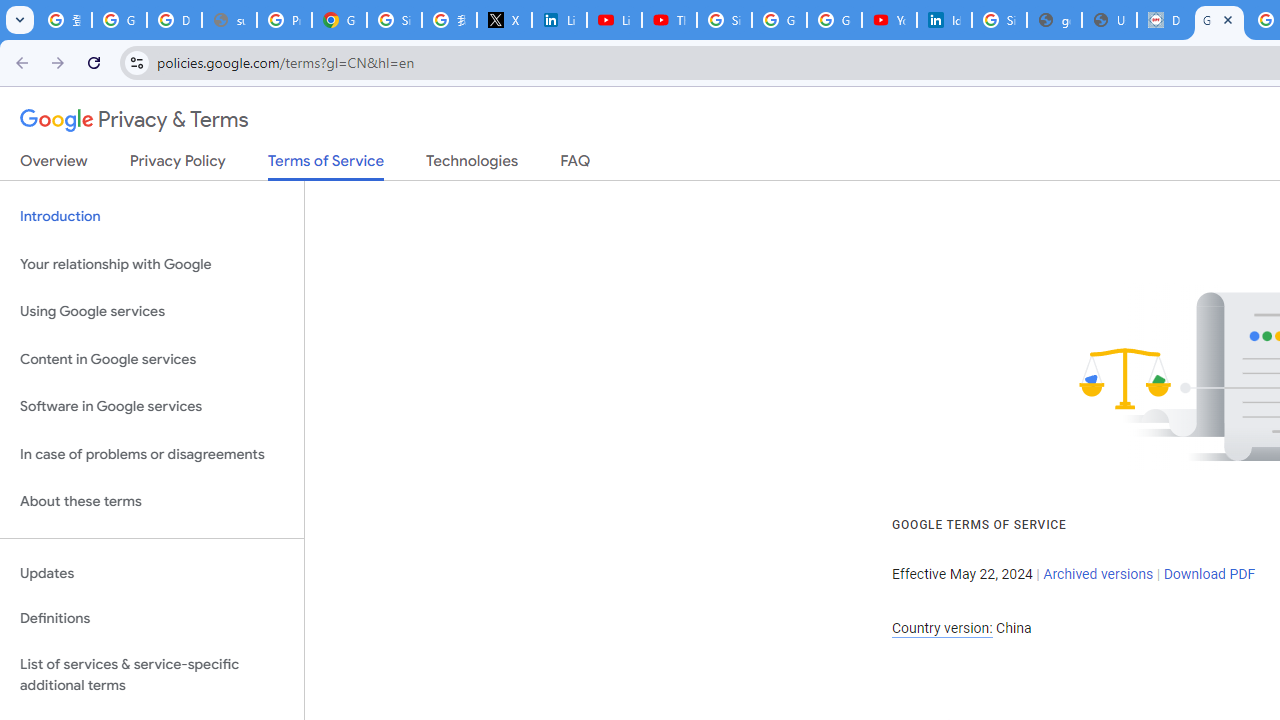  Describe the element at coordinates (151, 675) in the screenshot. I see `'List of services & service-specific additional terms'` at that location.